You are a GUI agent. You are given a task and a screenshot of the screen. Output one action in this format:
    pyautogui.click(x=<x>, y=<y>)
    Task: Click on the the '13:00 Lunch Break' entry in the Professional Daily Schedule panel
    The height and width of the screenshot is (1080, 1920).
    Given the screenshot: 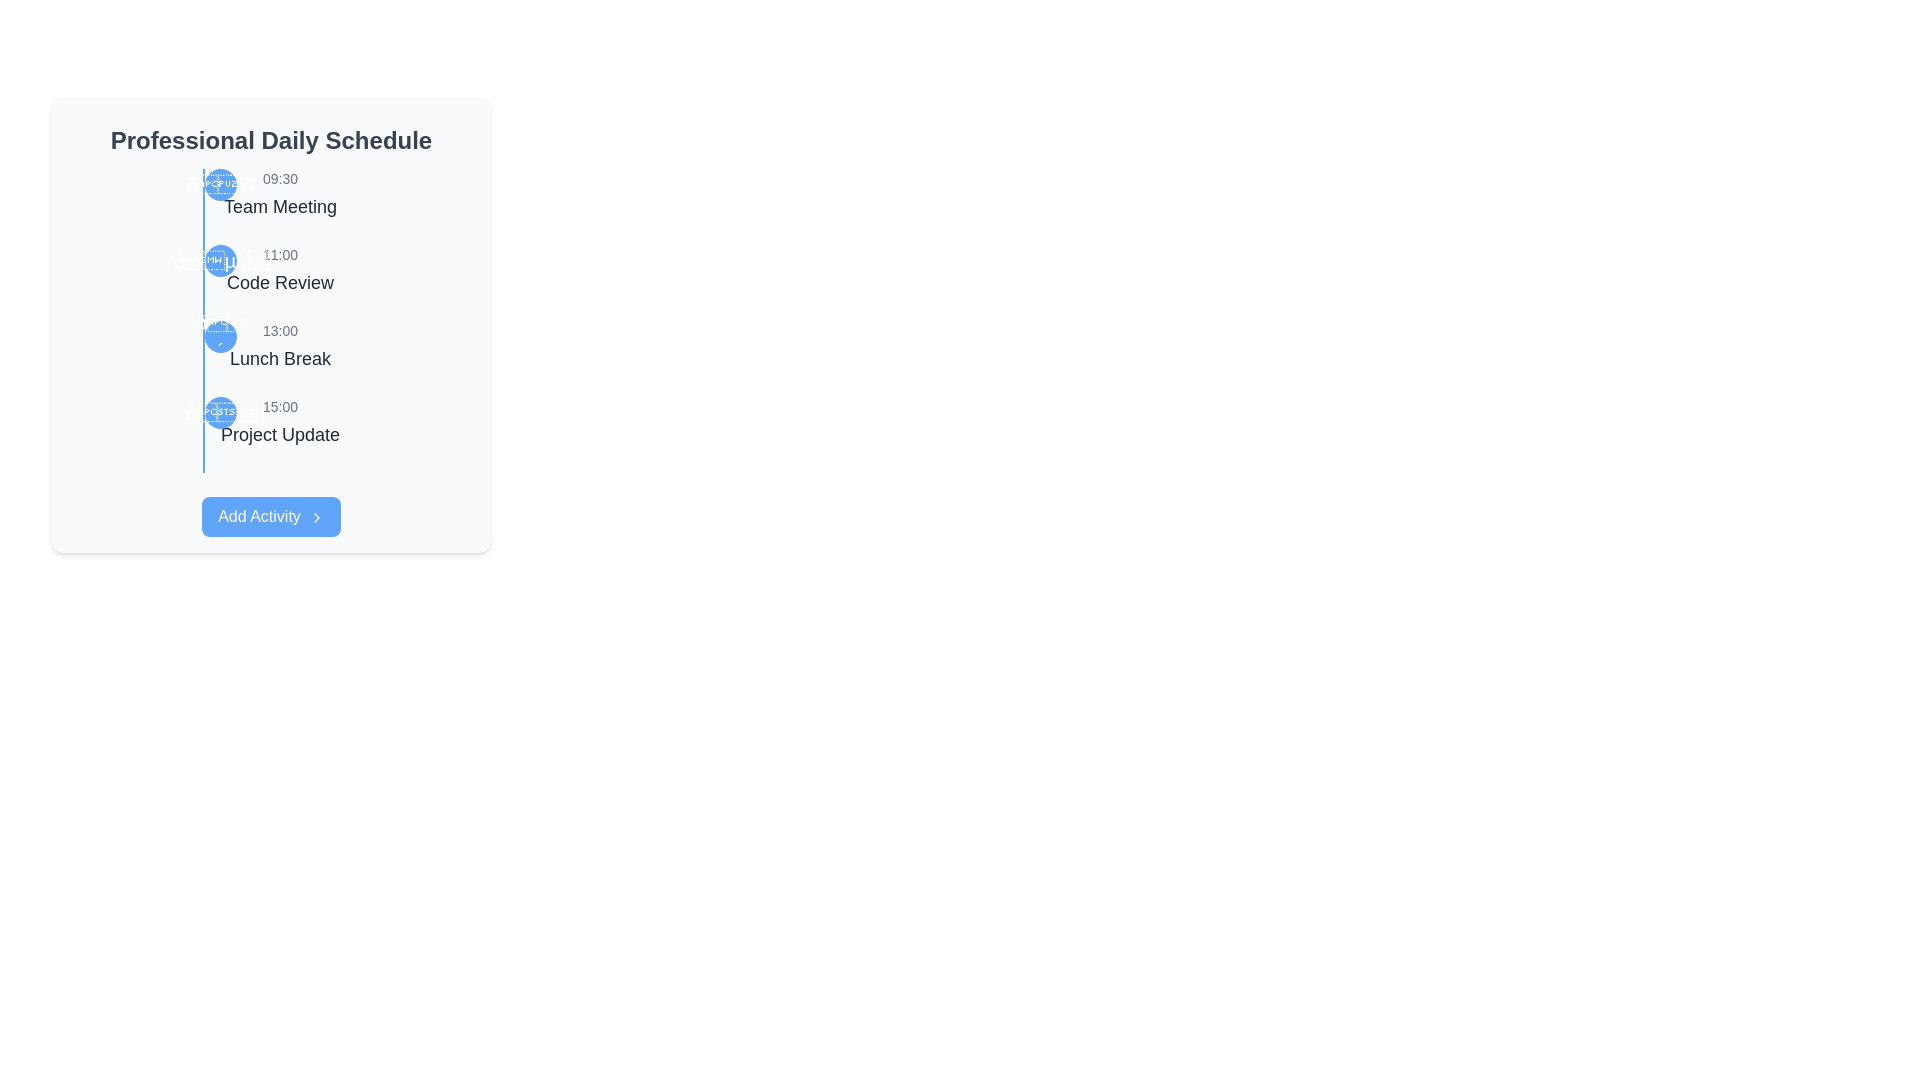 What is the action you would take?
    pyautogui.click(x=270, y=323)
    